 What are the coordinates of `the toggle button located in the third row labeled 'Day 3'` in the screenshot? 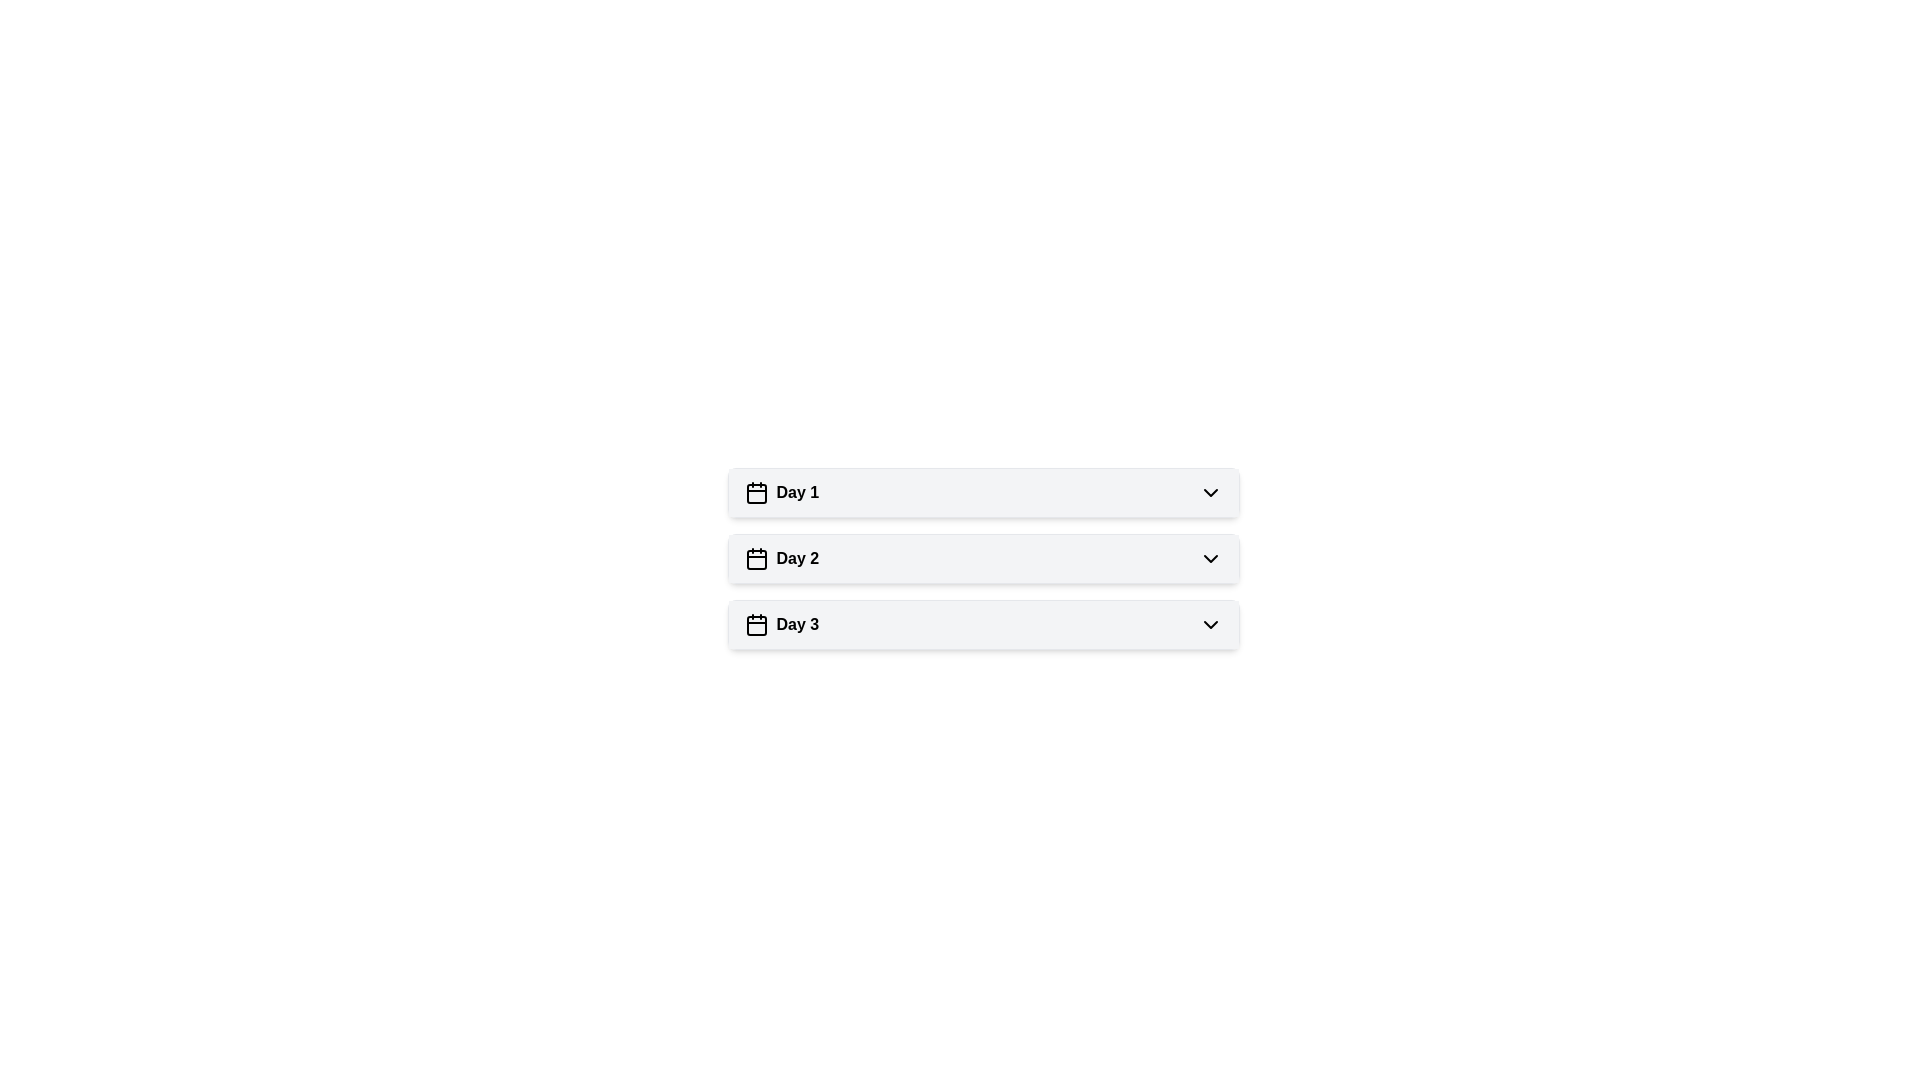 It's located at (1209, 623).